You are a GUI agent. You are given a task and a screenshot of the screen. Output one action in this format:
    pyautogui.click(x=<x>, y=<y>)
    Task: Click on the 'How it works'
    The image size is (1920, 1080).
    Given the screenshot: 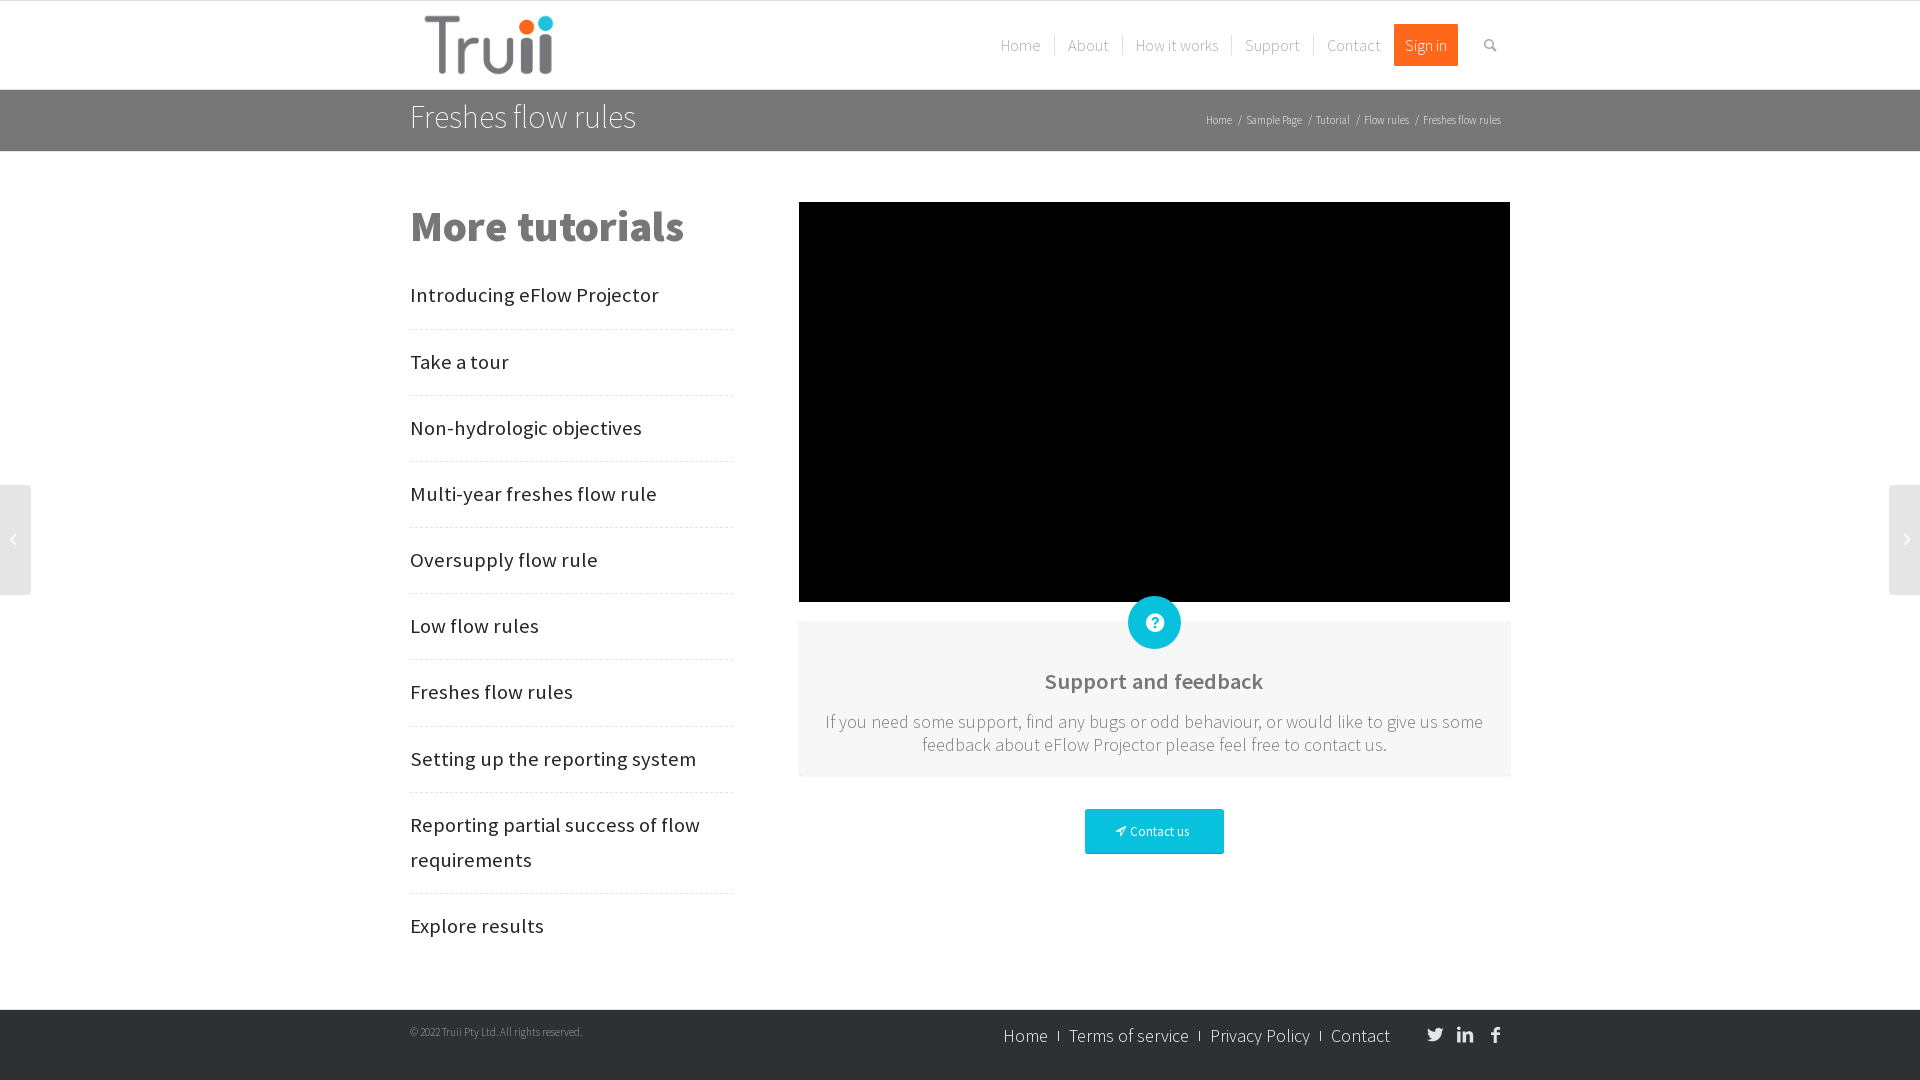 What is the action you would take?
    pyautogui.click(x=1176, y=45)
    